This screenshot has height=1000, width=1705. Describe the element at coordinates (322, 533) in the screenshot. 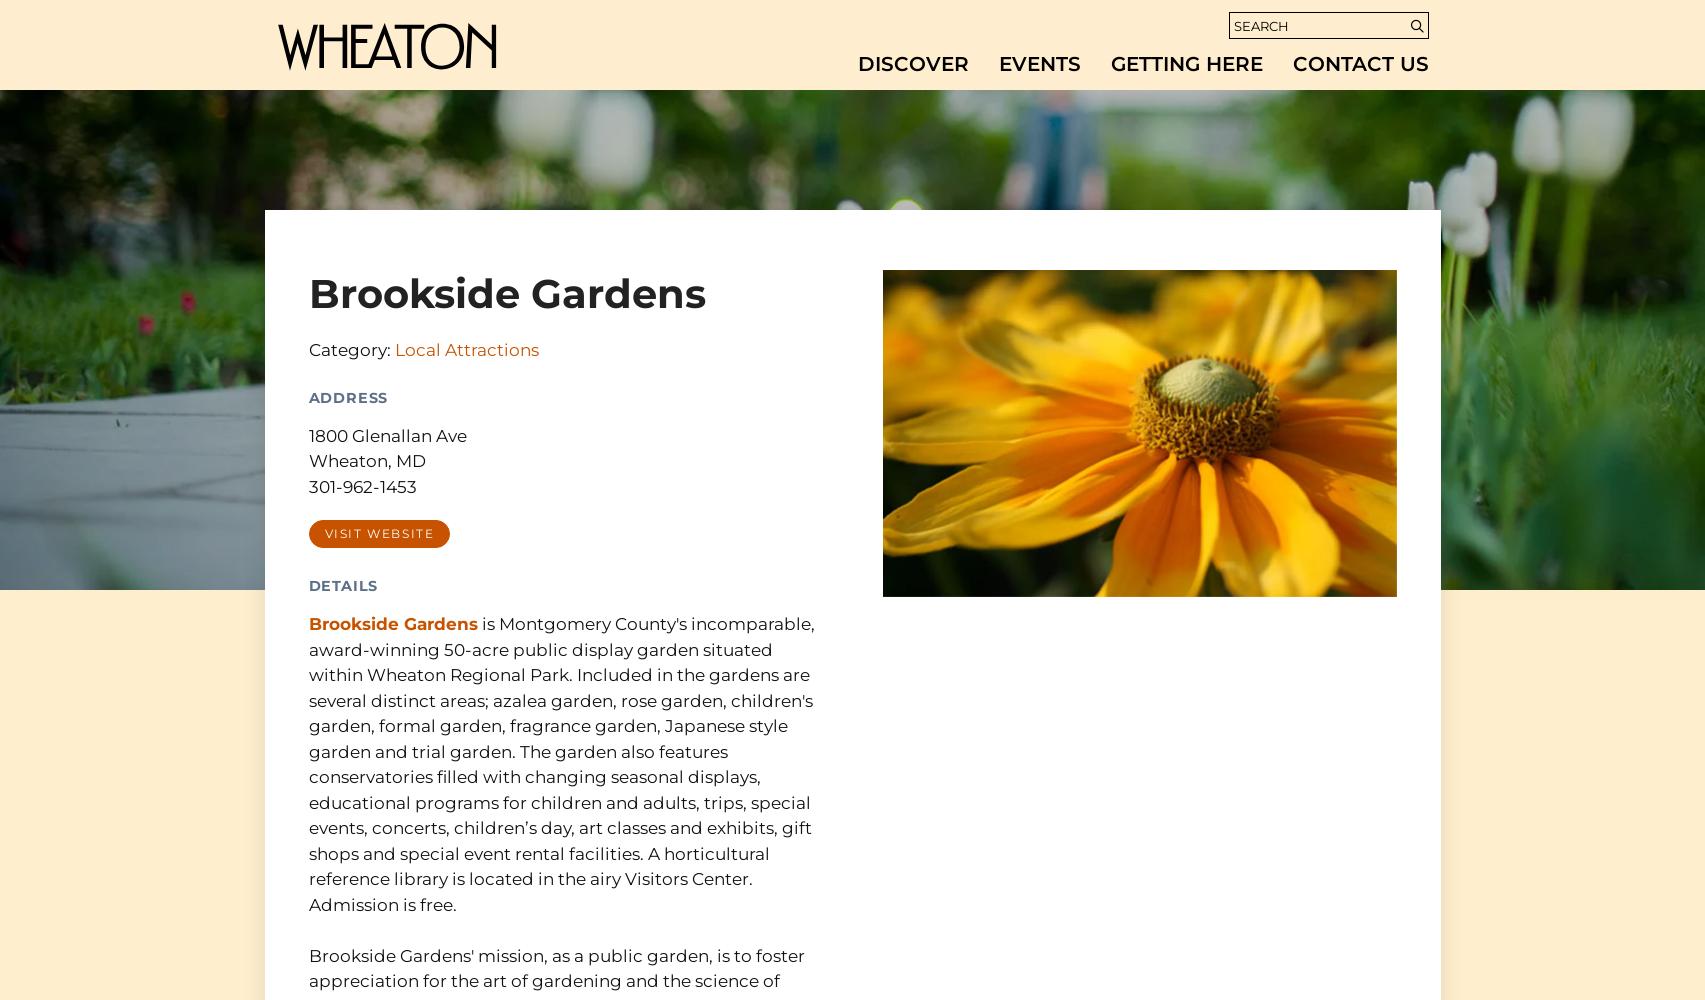

I see `'visit website'` at that location.